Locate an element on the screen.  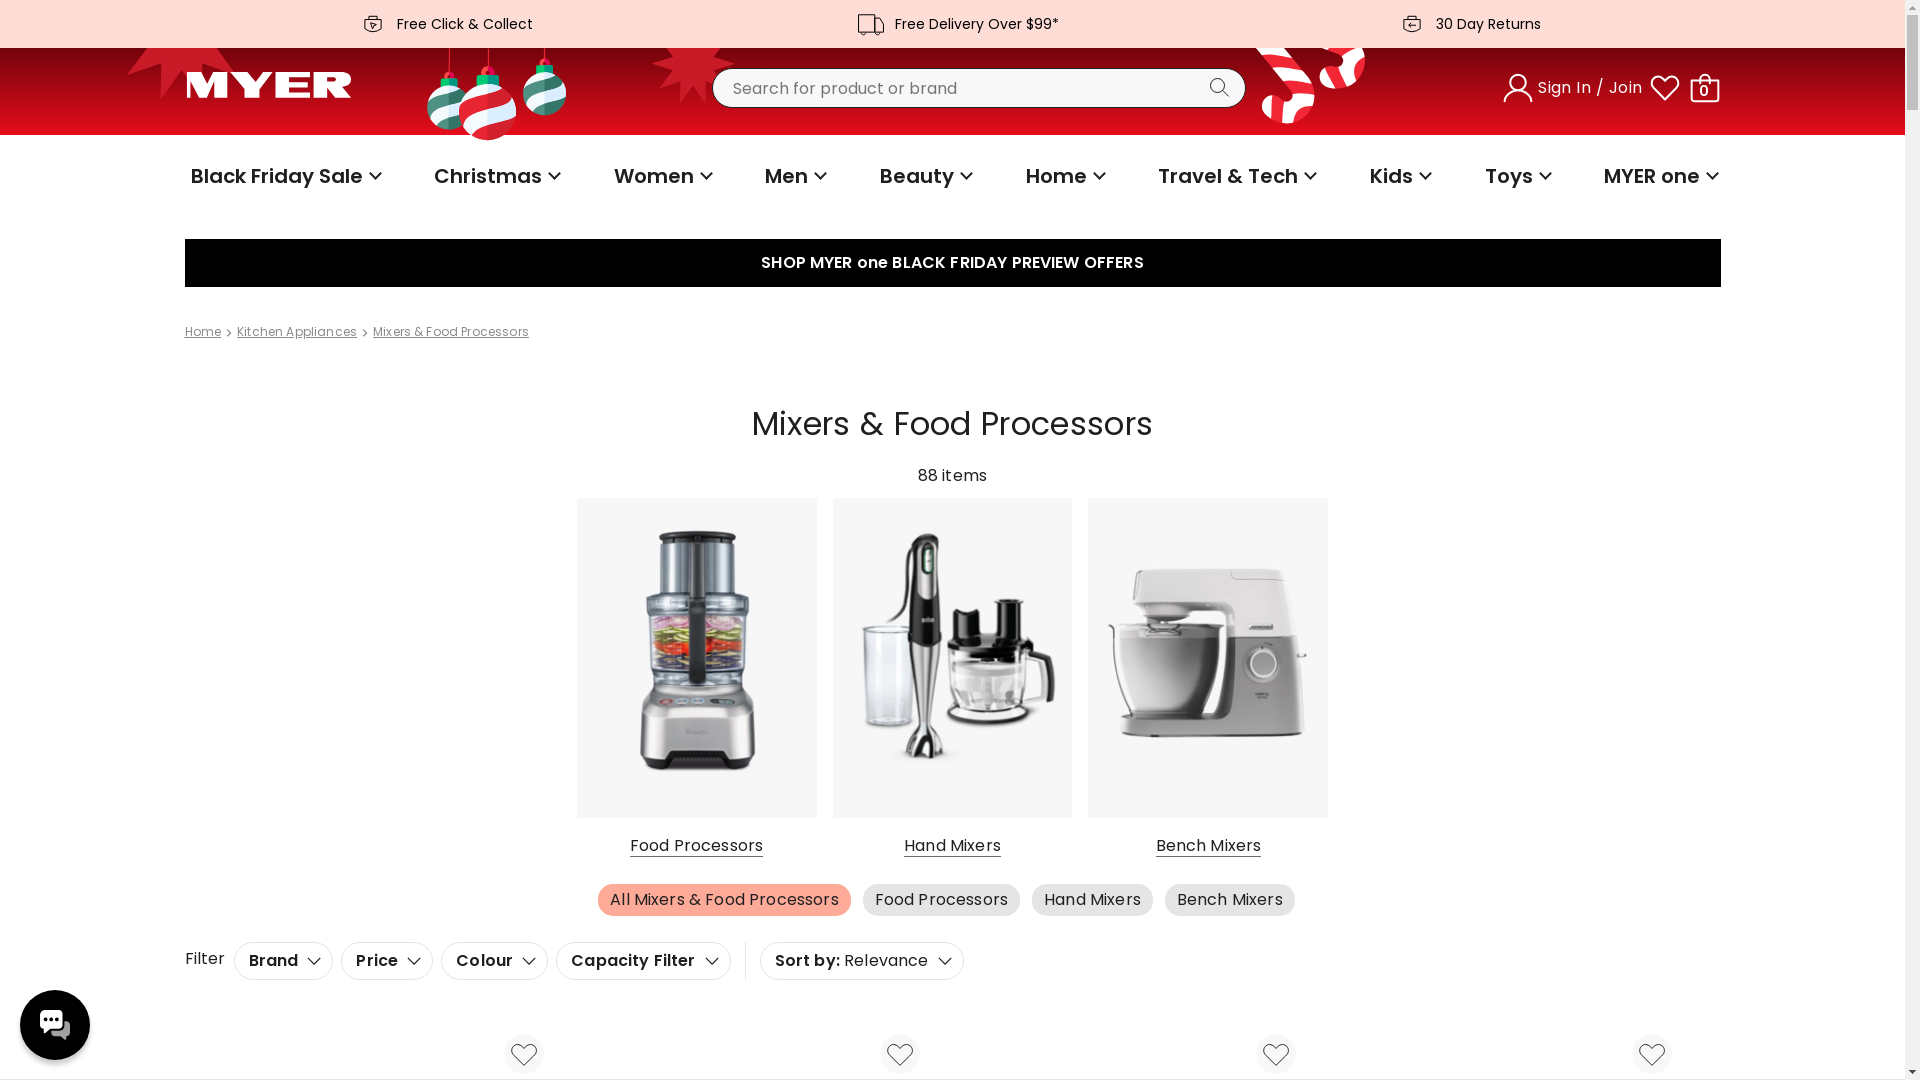
'0' is located at coordinates (1703, 87).